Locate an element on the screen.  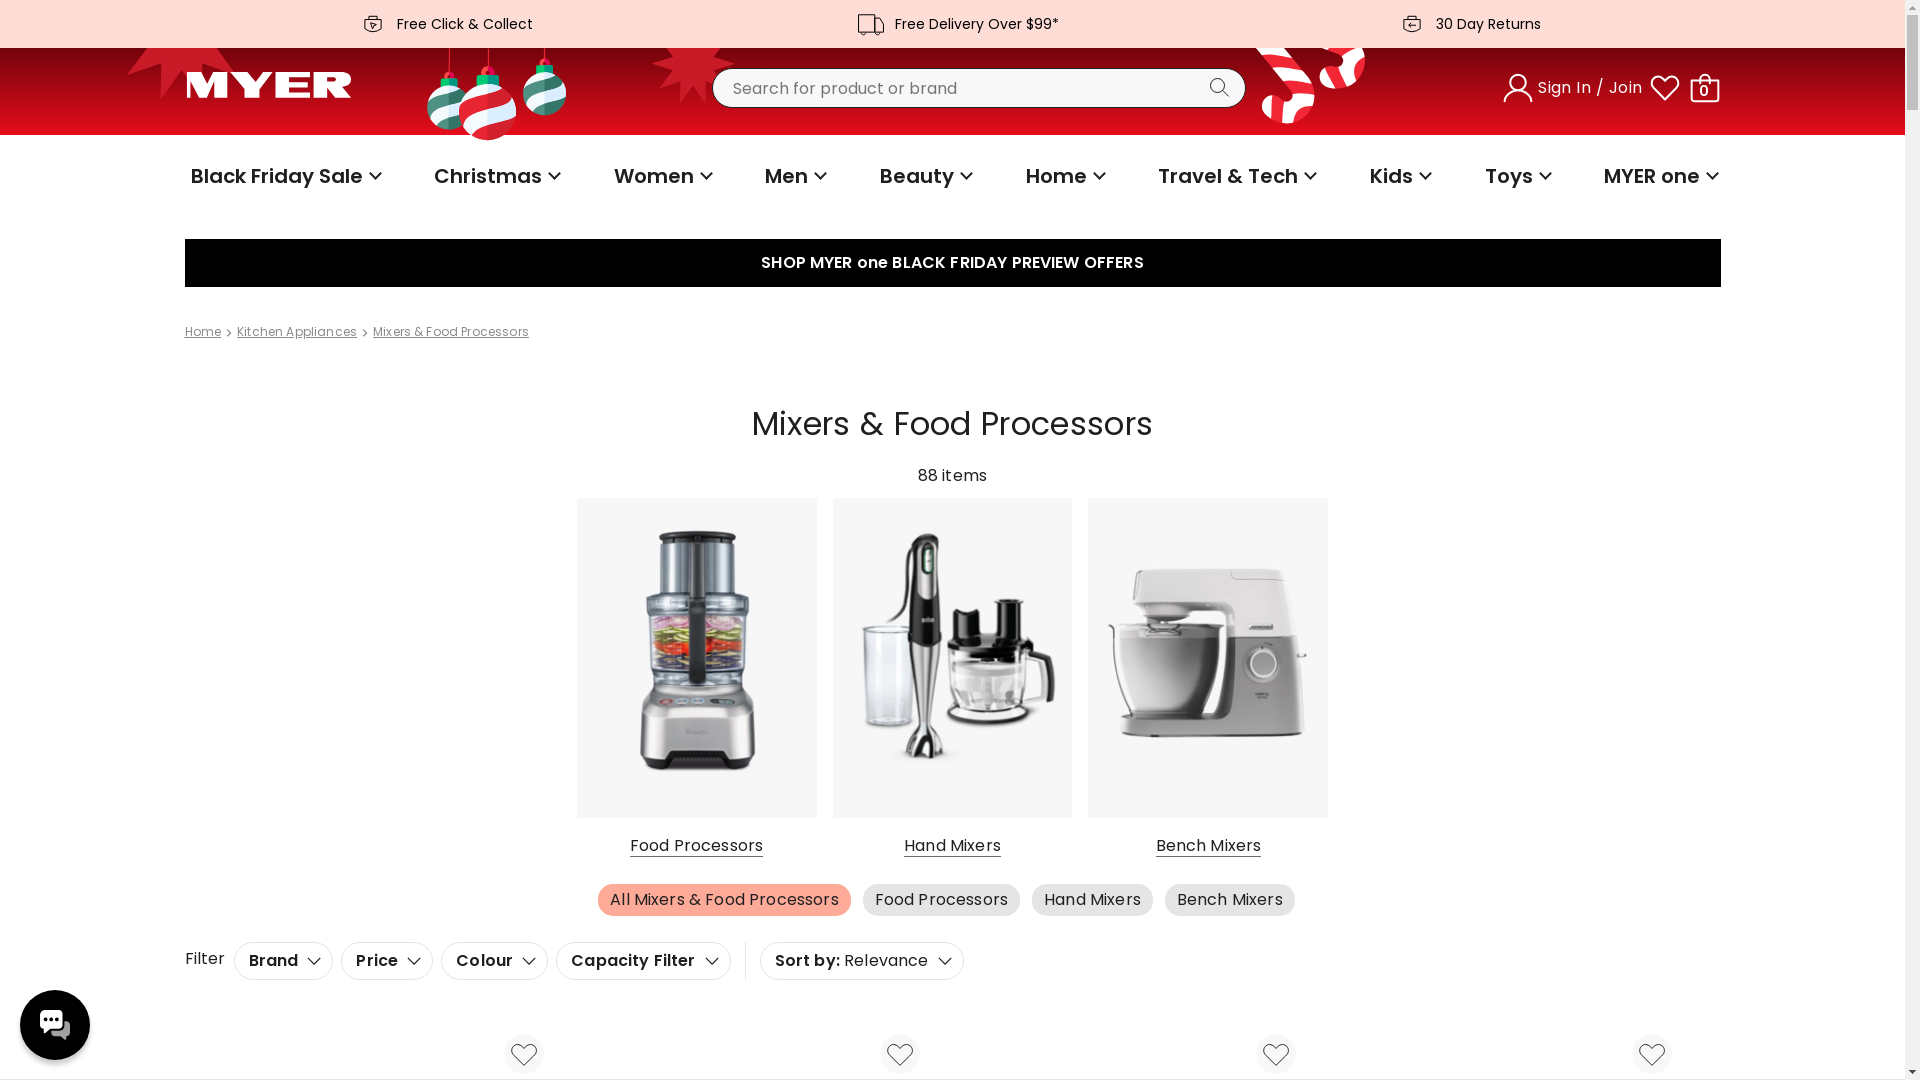
'0' is located at coordinates (1703, 87).